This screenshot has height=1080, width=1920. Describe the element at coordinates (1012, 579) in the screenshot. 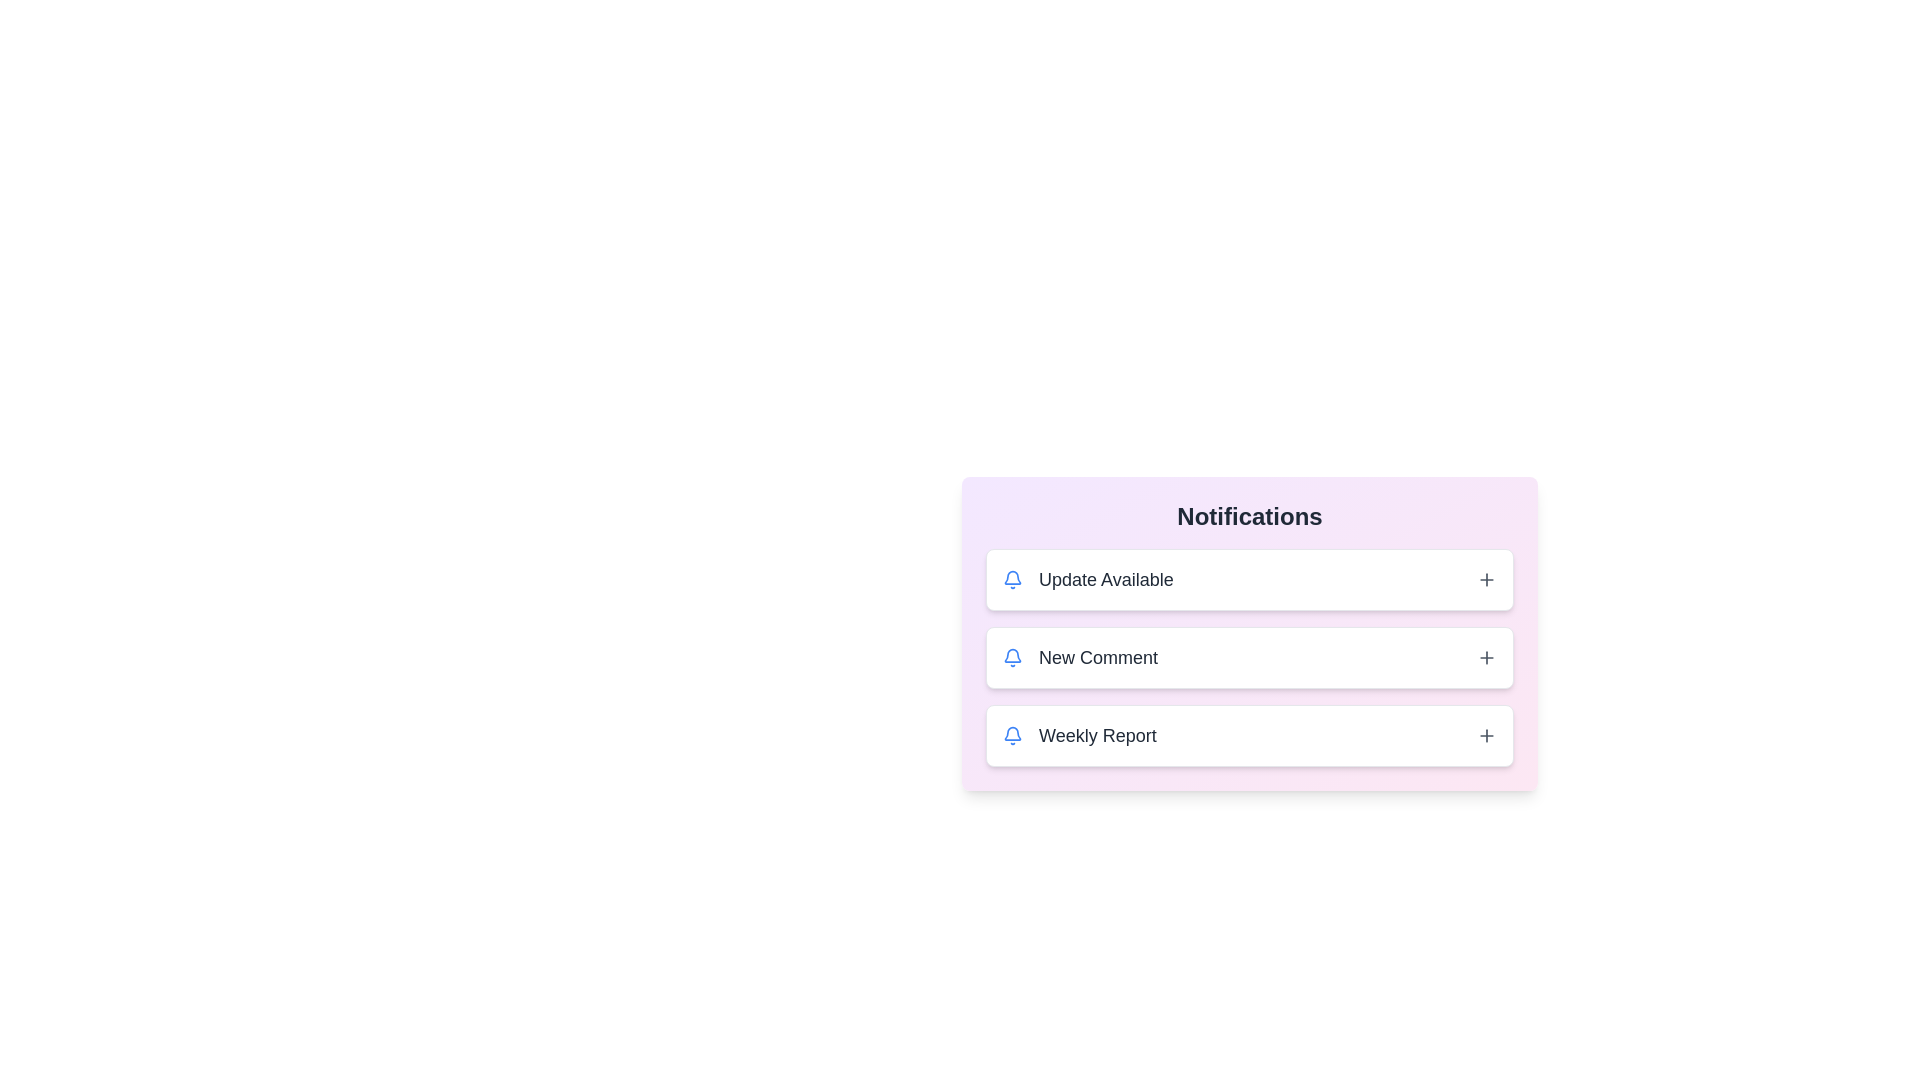

I see `the notification icon to open the notification panel` at that location.